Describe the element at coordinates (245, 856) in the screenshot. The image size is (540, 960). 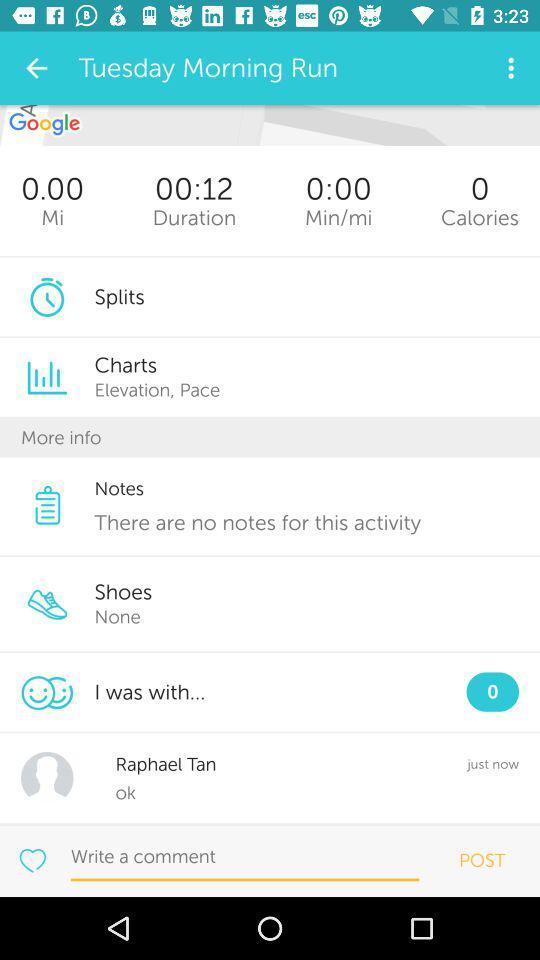
I see `write a comment` at that location.